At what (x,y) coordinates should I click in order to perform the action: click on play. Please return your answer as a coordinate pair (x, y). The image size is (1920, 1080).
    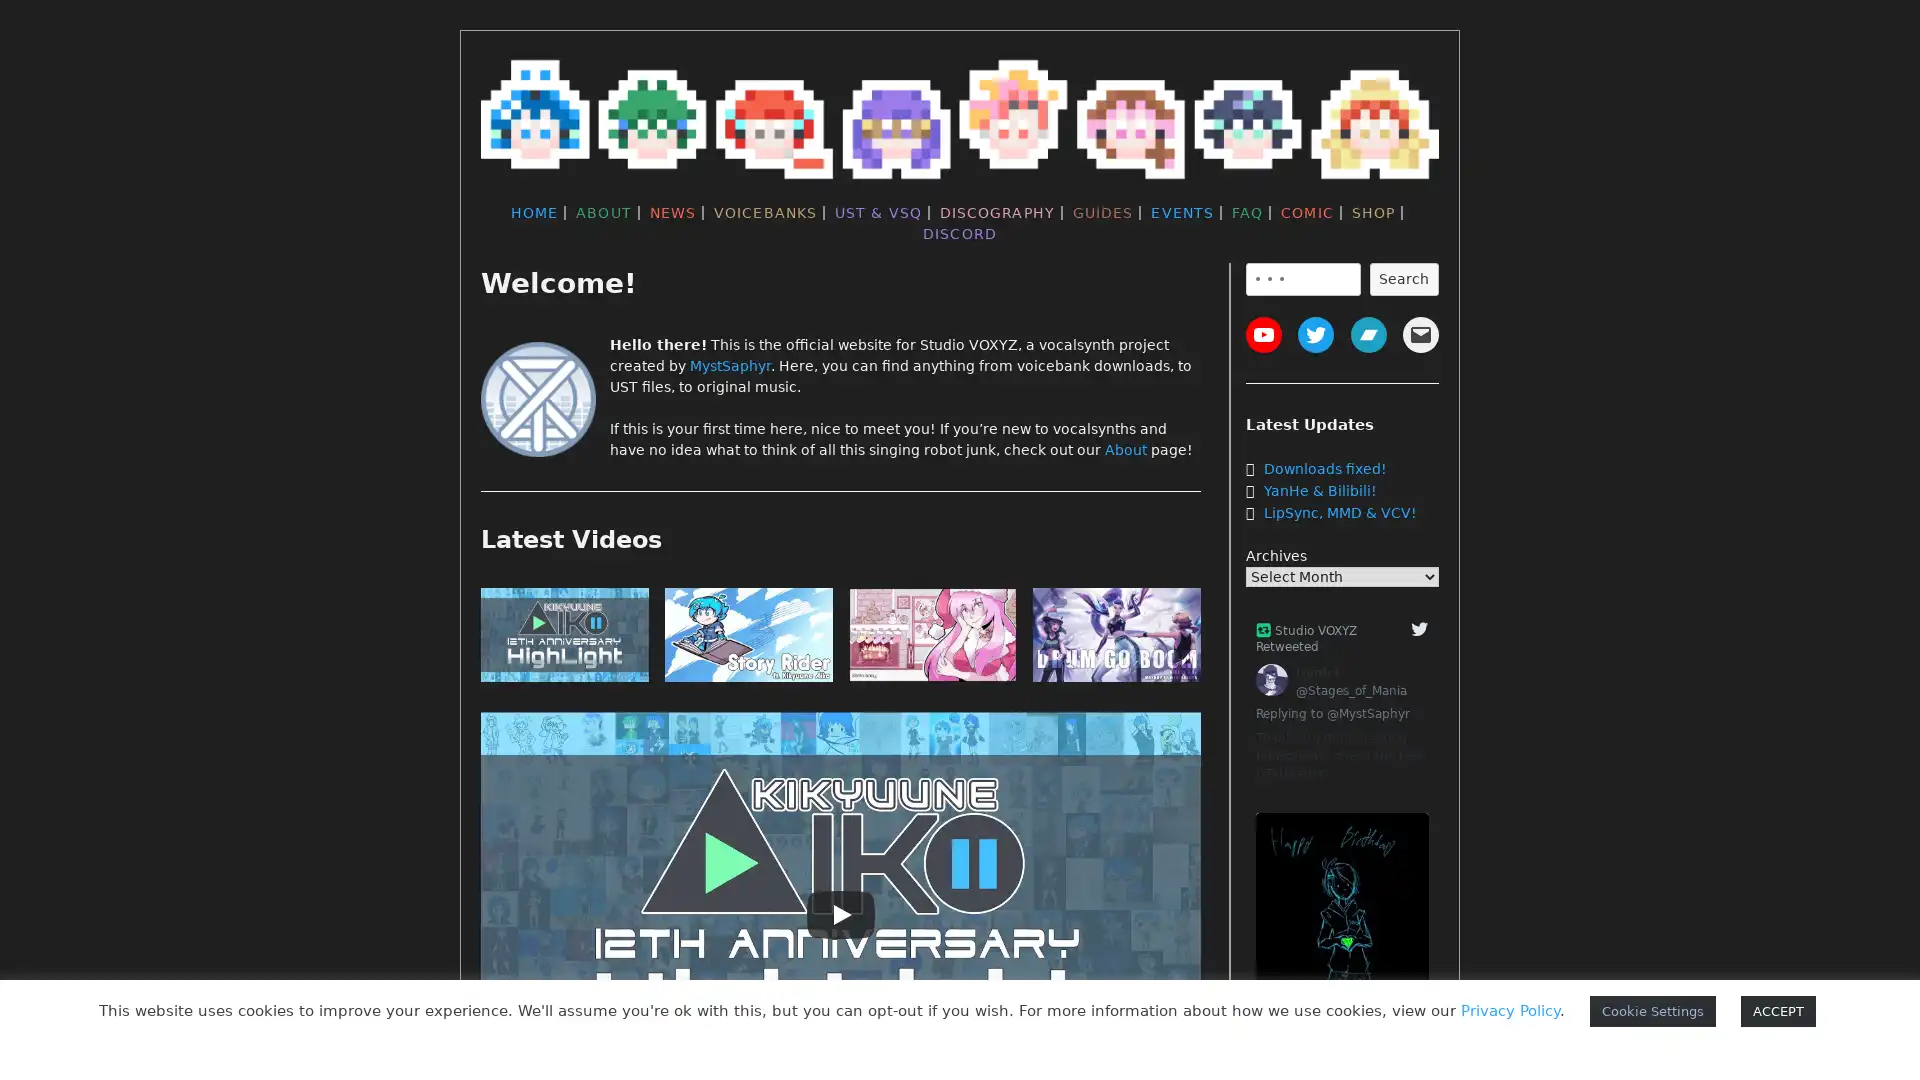
    Looking at the image, I should click on (747, 639).